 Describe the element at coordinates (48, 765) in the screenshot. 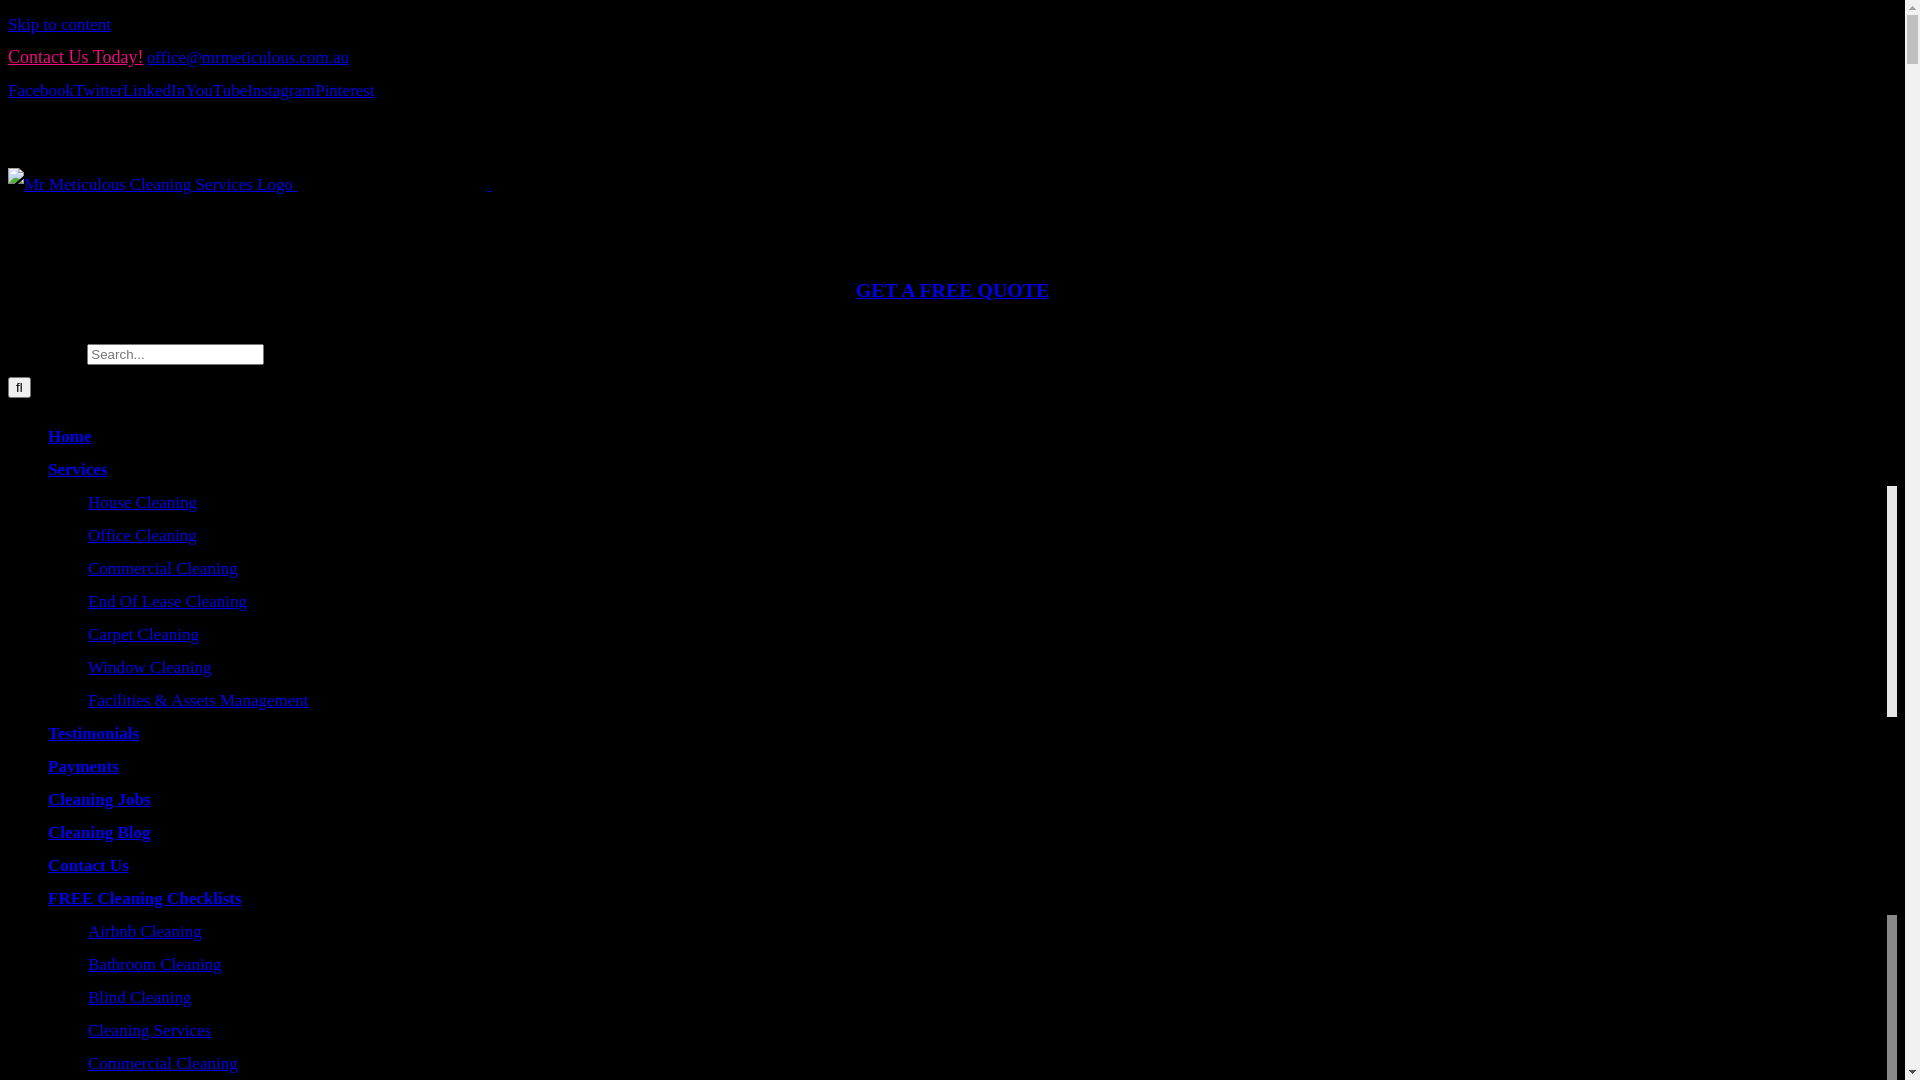

I see `'Payments'` at that location.